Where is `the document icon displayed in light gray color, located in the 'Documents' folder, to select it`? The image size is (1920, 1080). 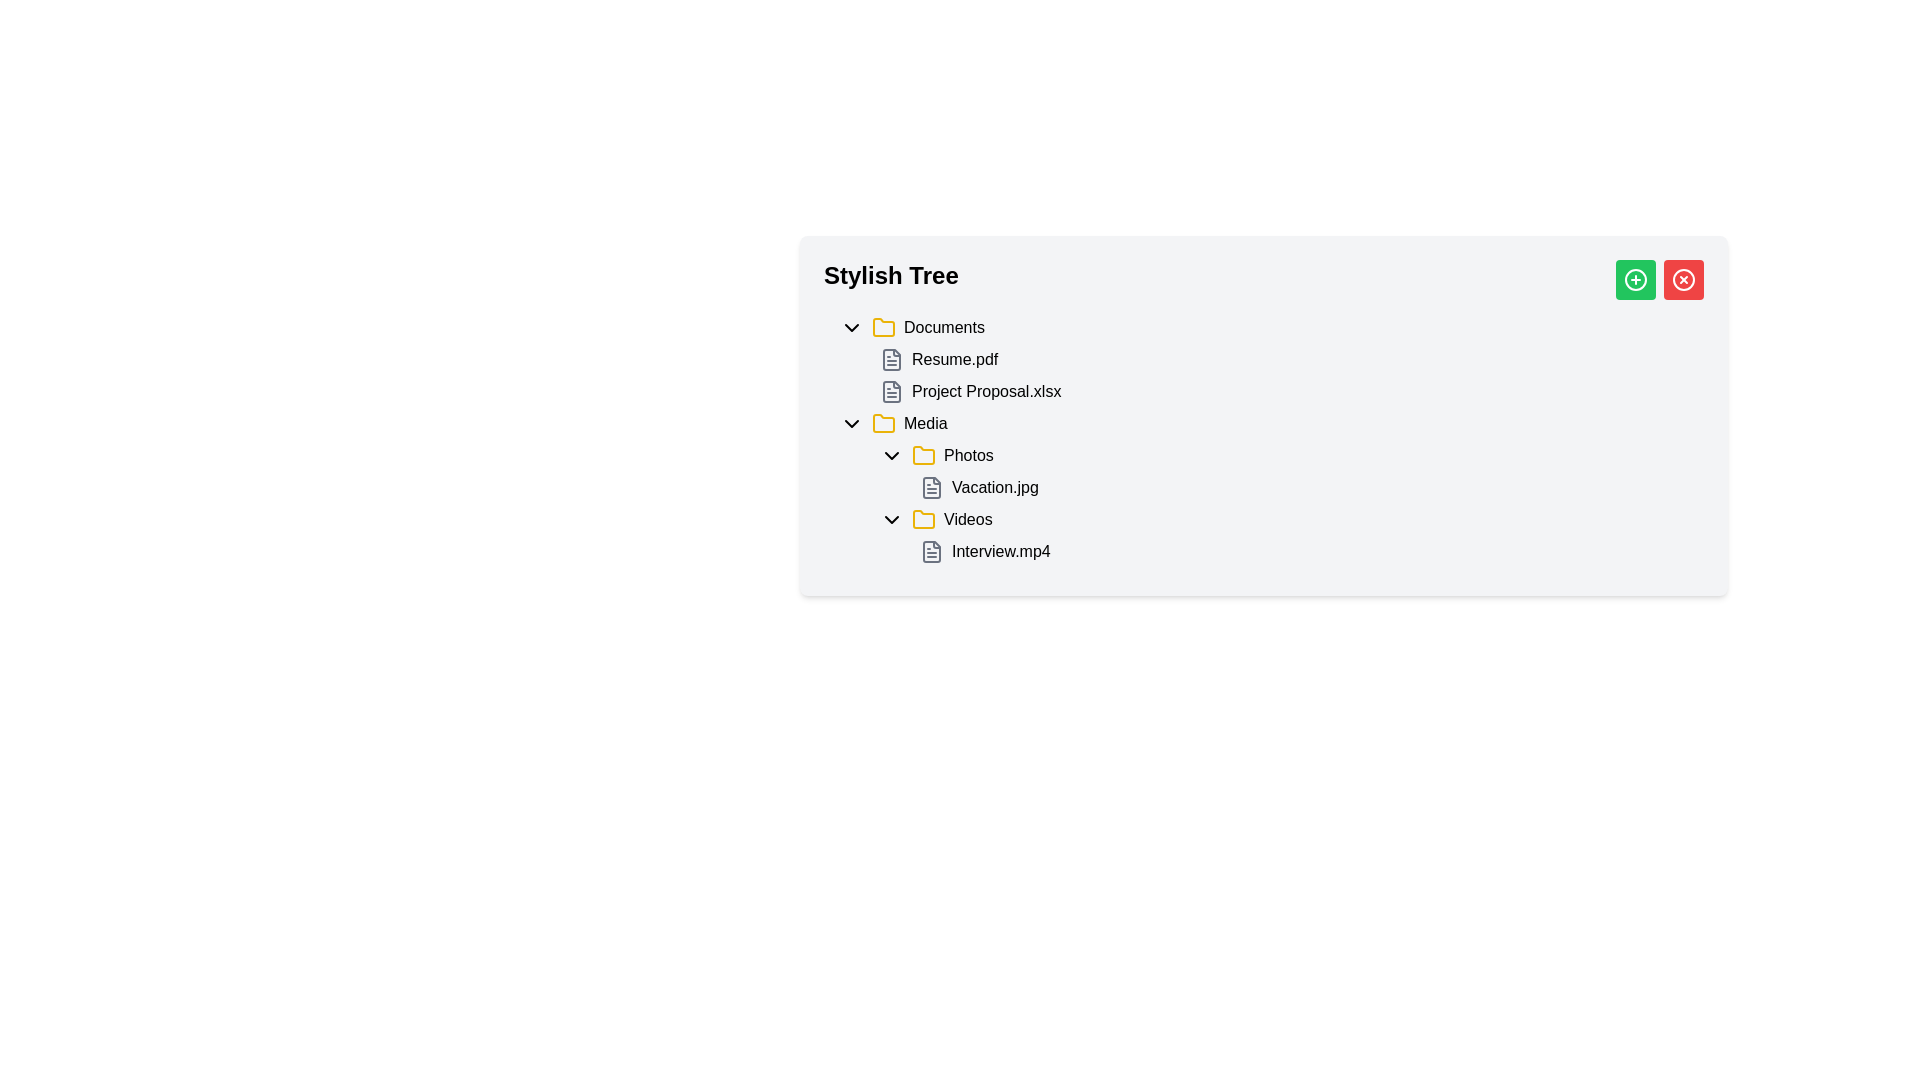
the document icon displayed in light gray color, located in the 'Documents' folder, to select it is located at coordinates (891, 358).